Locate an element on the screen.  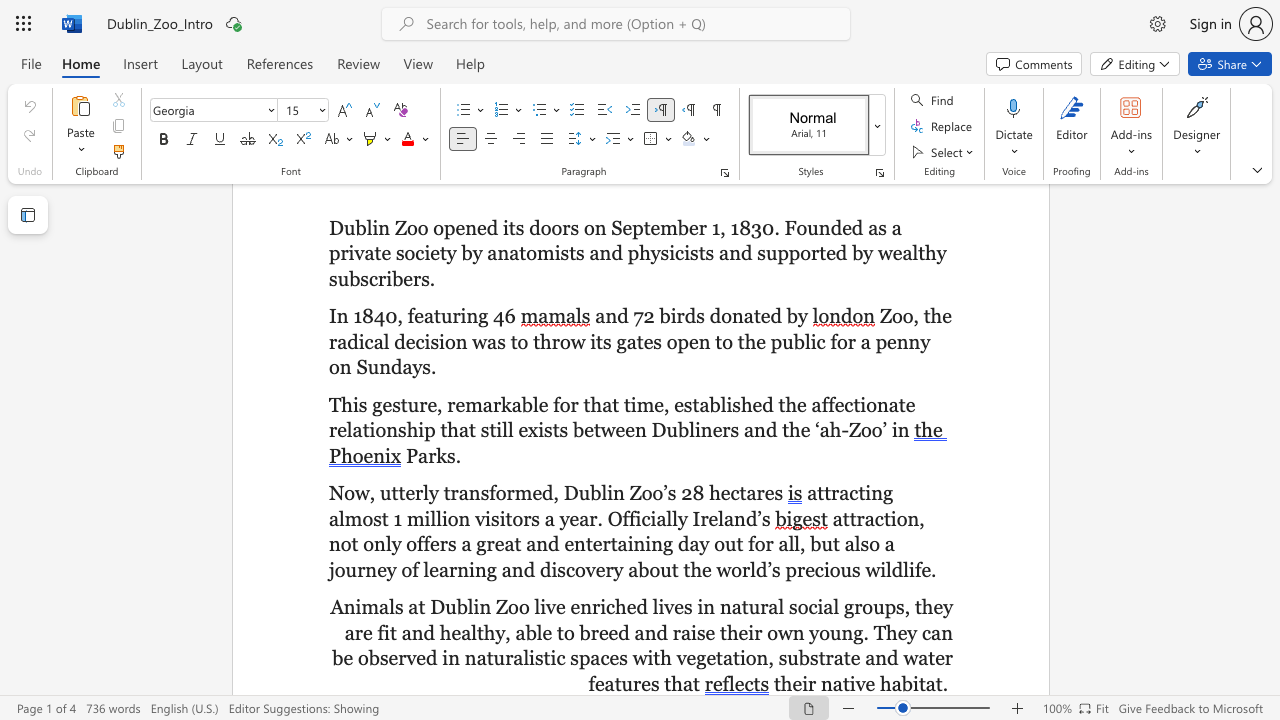
the subset text "ralistic spaces with vegetation, substrate and water feat" within the text "in naturalistic spaces with vegetation, substrate and water features that" is located at coordinates (505, 658).